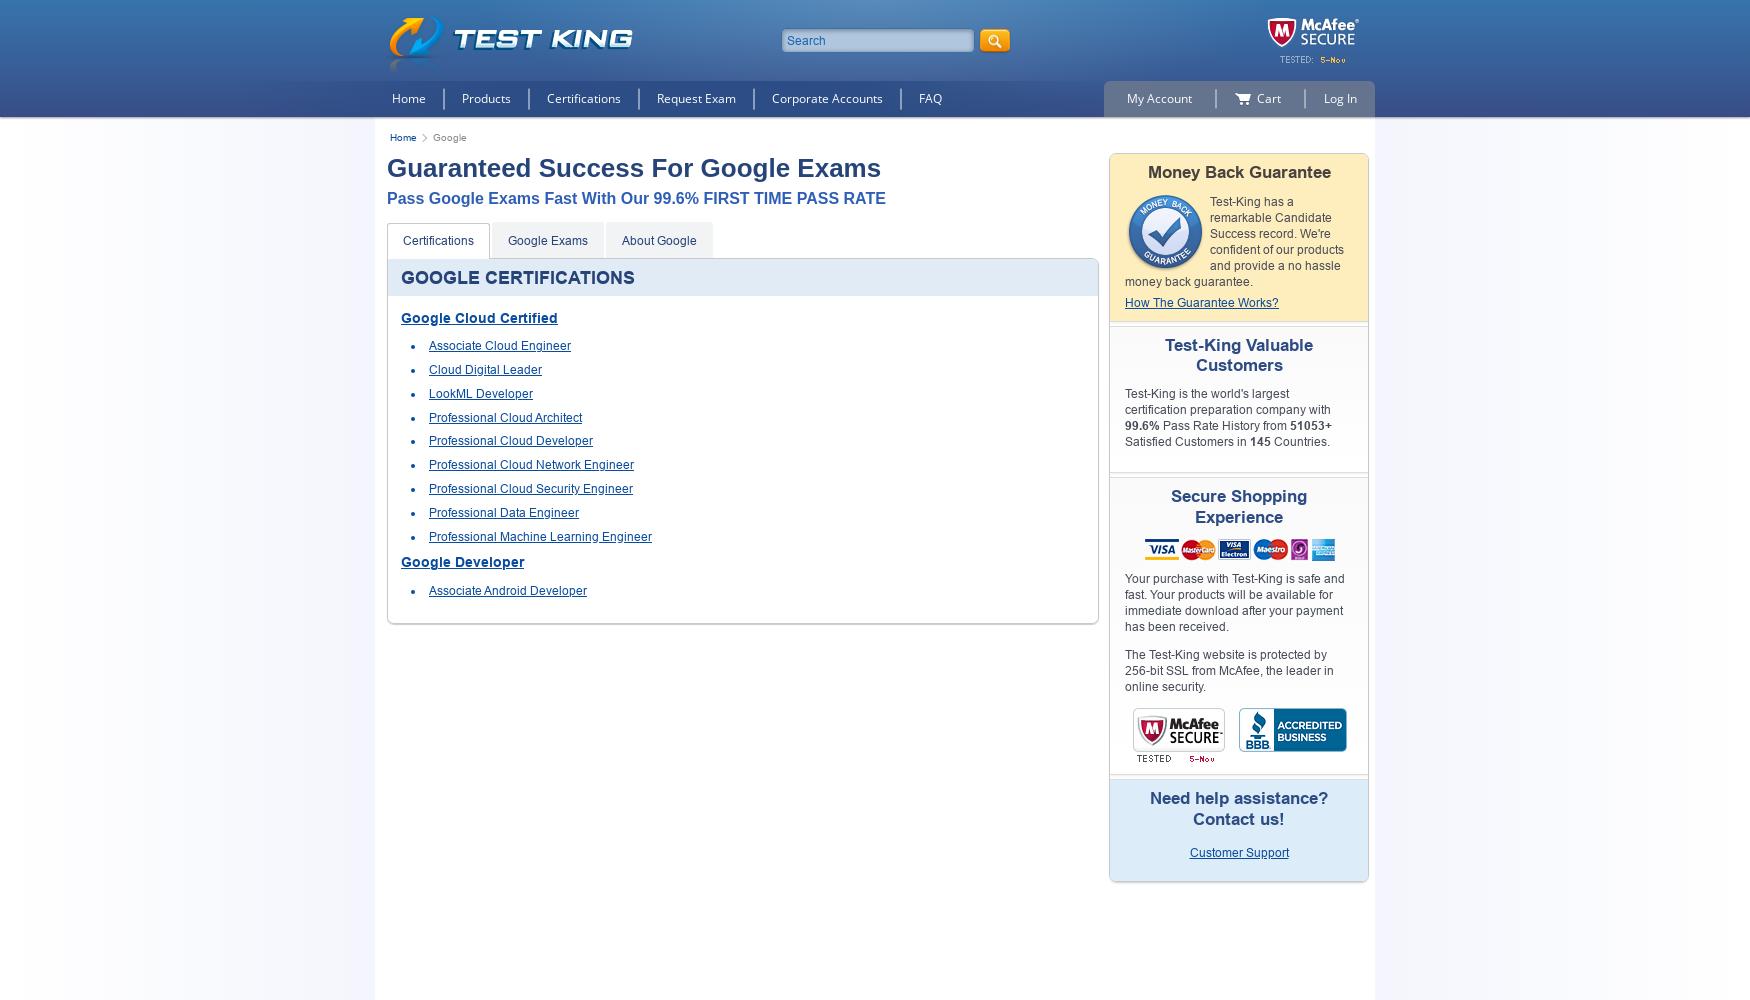  What do you see at coordinates (1299, 441) in the screenshot?
I see `'Countries.'` at bounding box center [1299, 441].